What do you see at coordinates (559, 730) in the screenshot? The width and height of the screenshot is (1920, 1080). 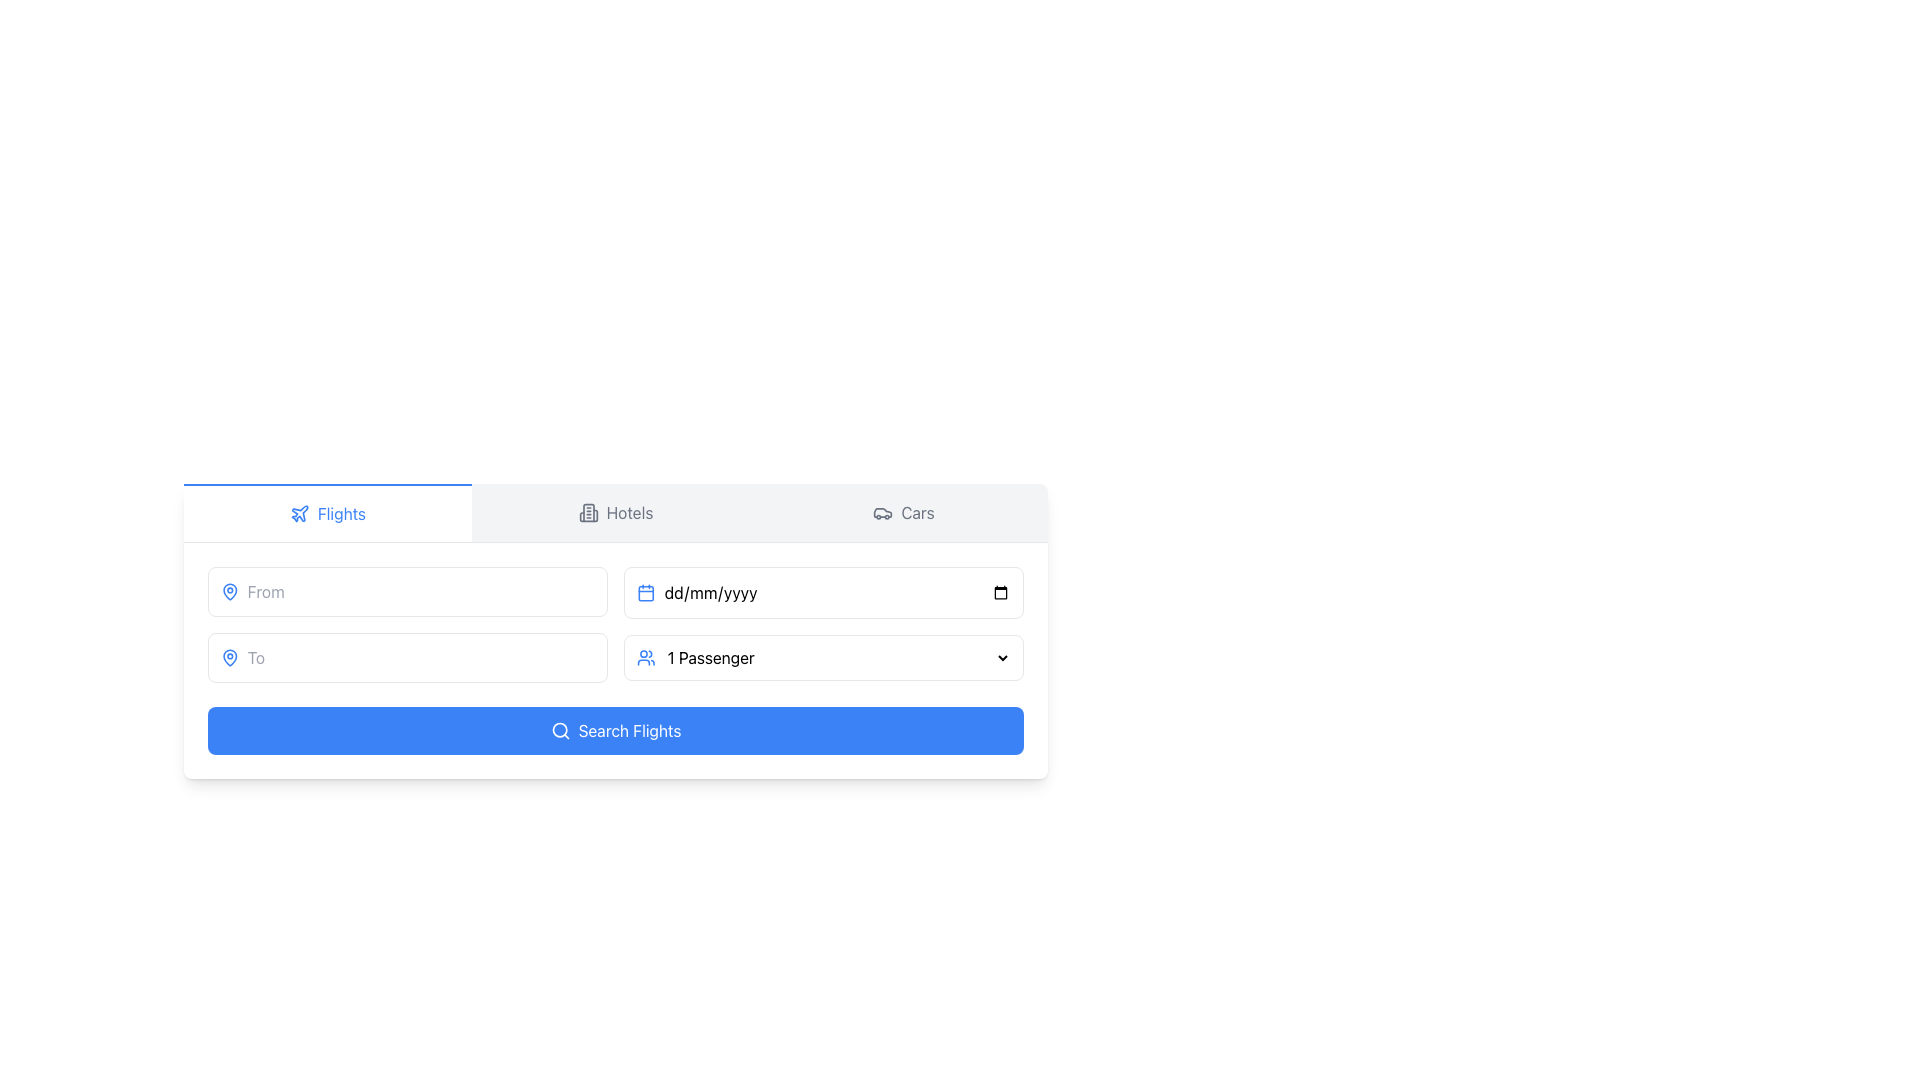 I see `the Decorative Circle within the magnifying glass icon that symbolizes search functionality, located at the bottom of the flight search form` at bounding box center [559, 730].